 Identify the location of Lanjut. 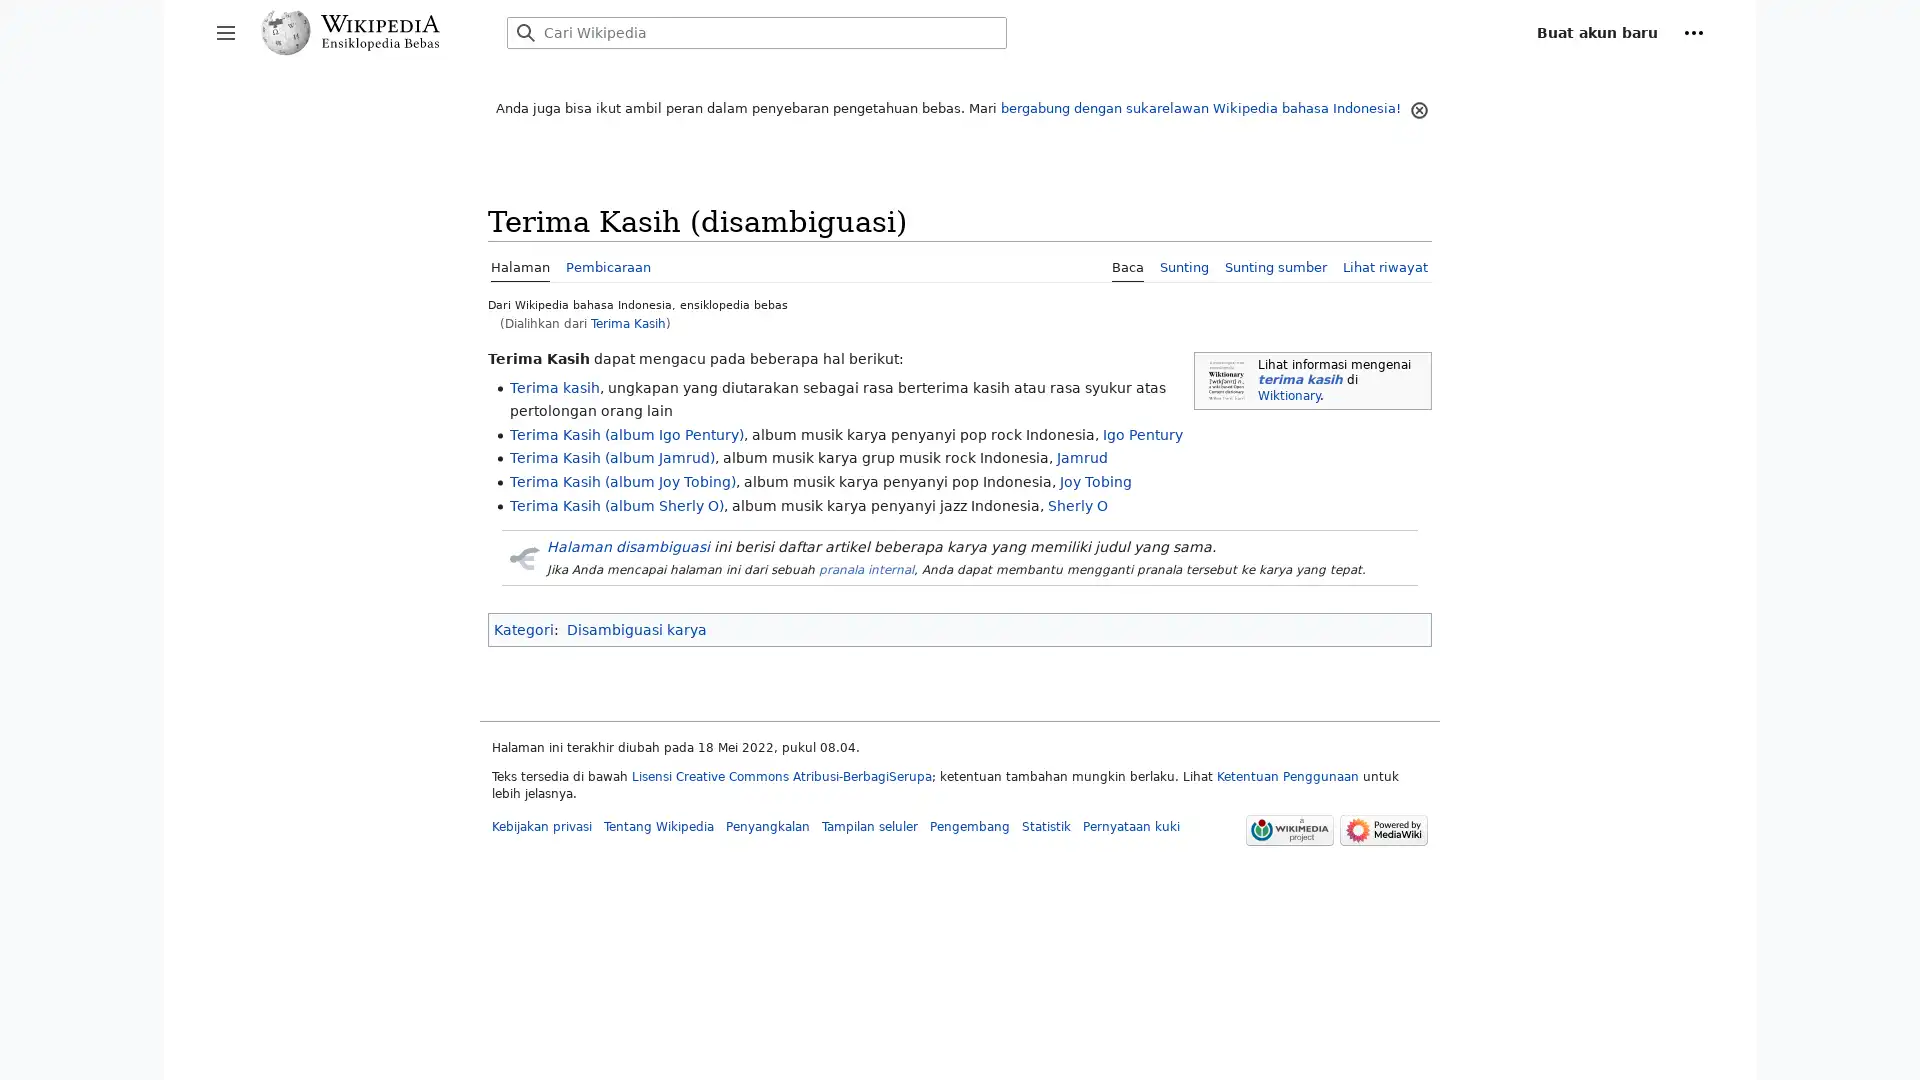
(526, 33).